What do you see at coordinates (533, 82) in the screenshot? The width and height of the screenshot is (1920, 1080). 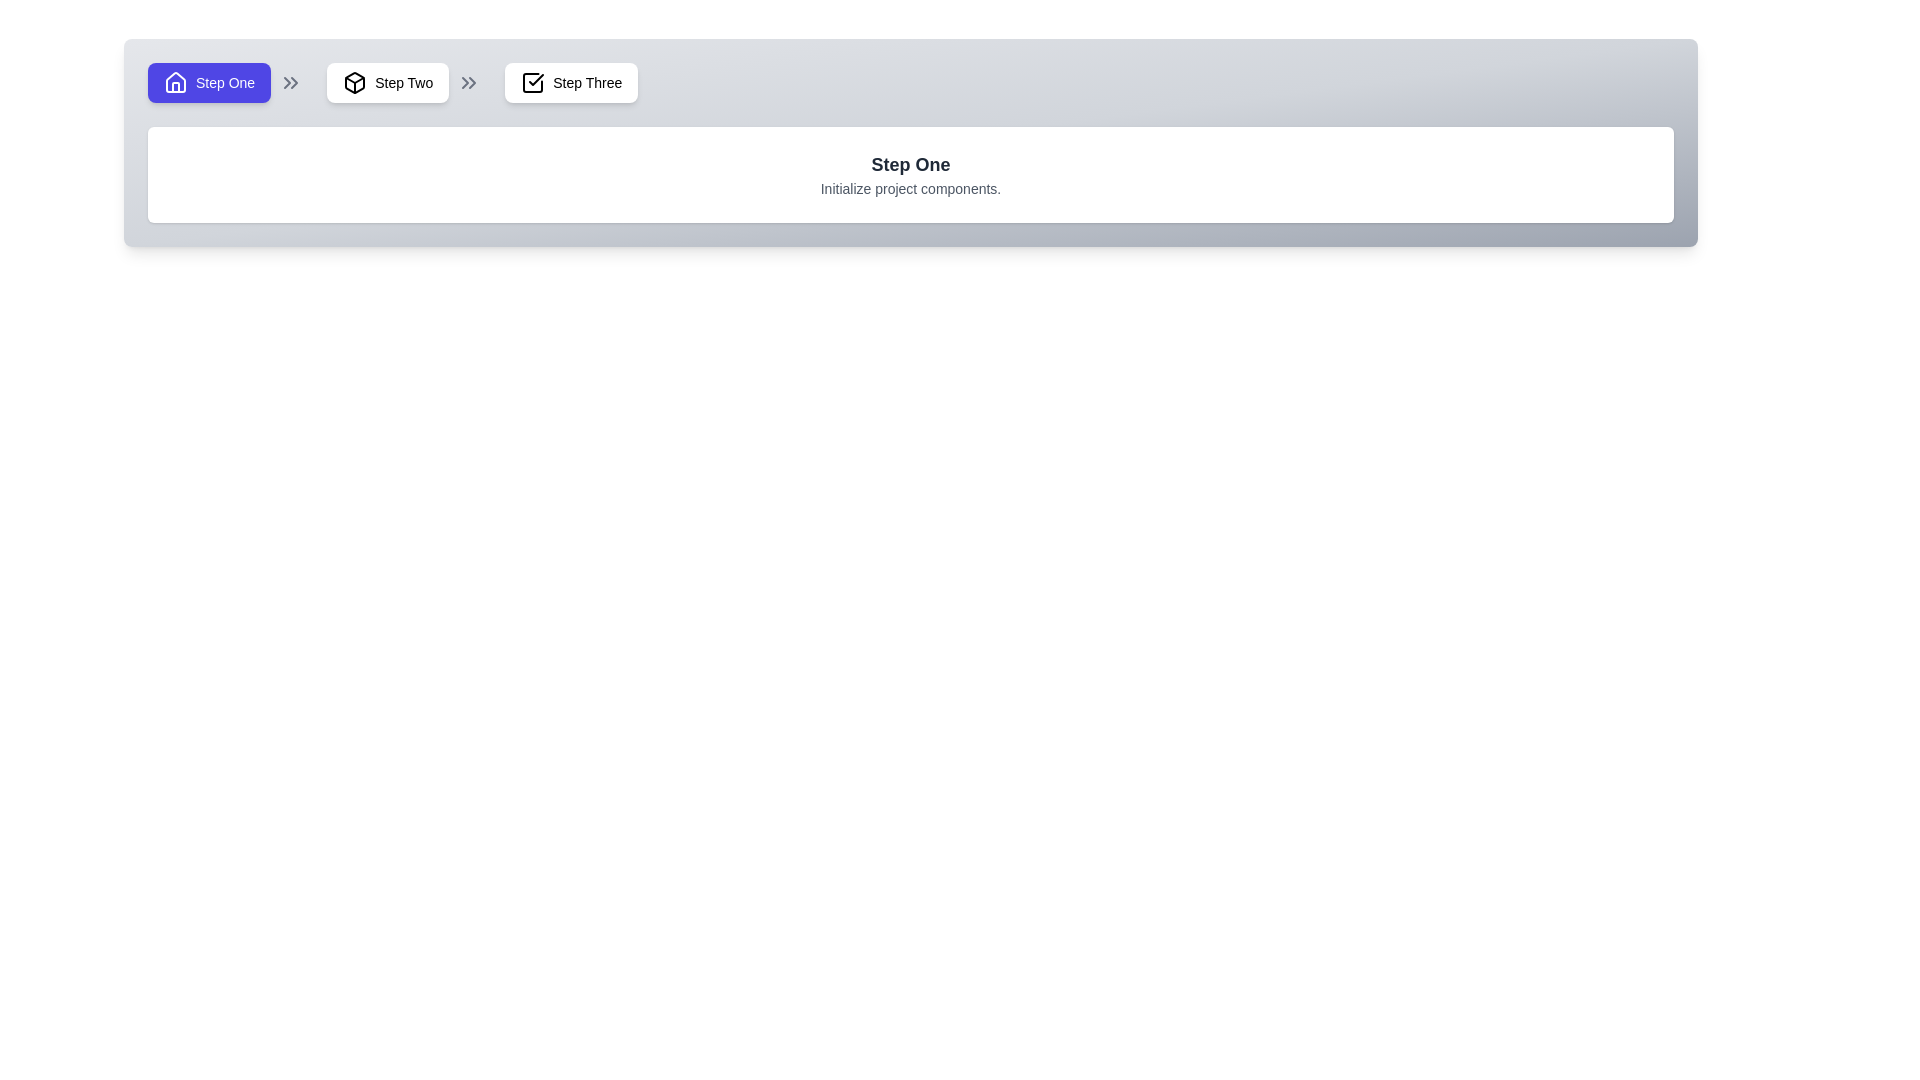 I see `the progress indicator icon for 'Step Three' in the step-by-step navigation bar, which visually signals the completion of this step` at bounding box center [533, 82].